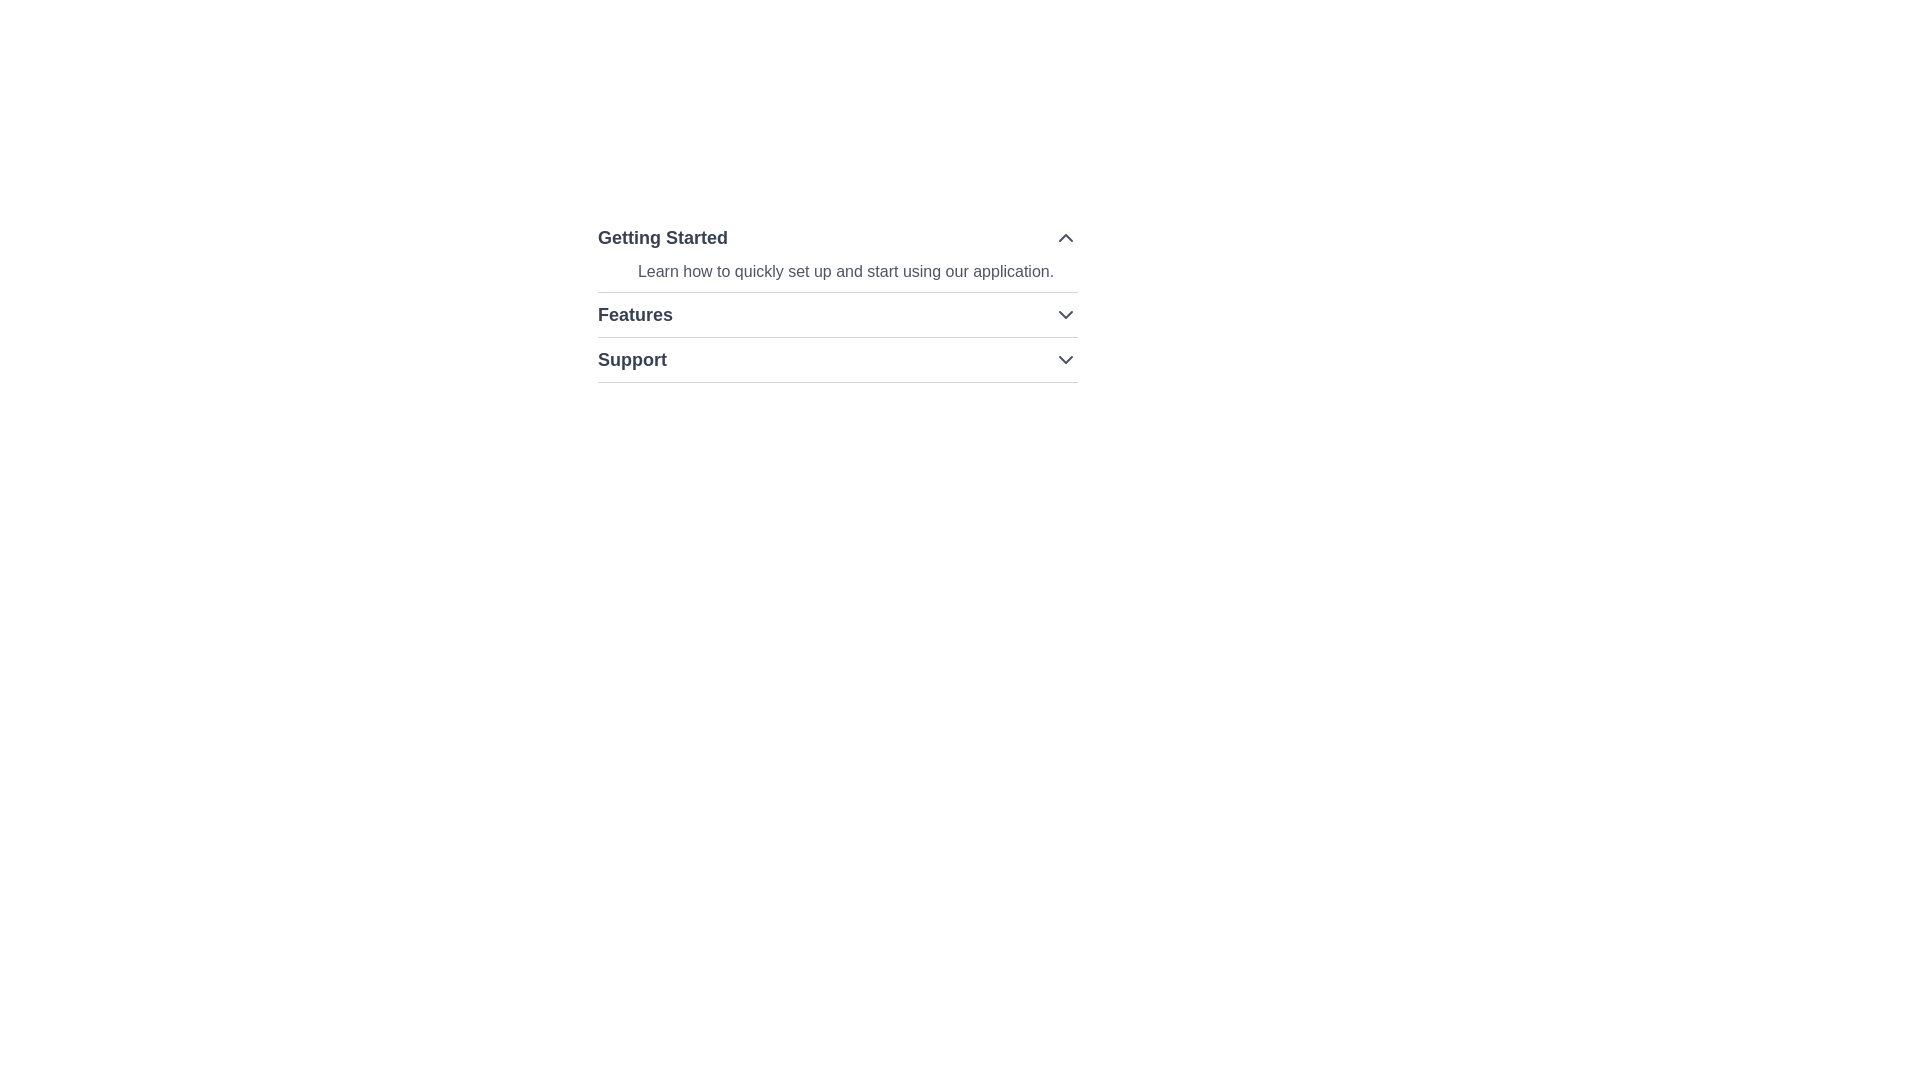 Image resolution: width=1920 pixels, height=1080 pixels. What do you see at coordinates (662, 237) in the screenshot?
I see `the 'Getting Started' text element, which serves as a section title indicating the content below relates to getting started with the application` at bounding box center [662, 237].